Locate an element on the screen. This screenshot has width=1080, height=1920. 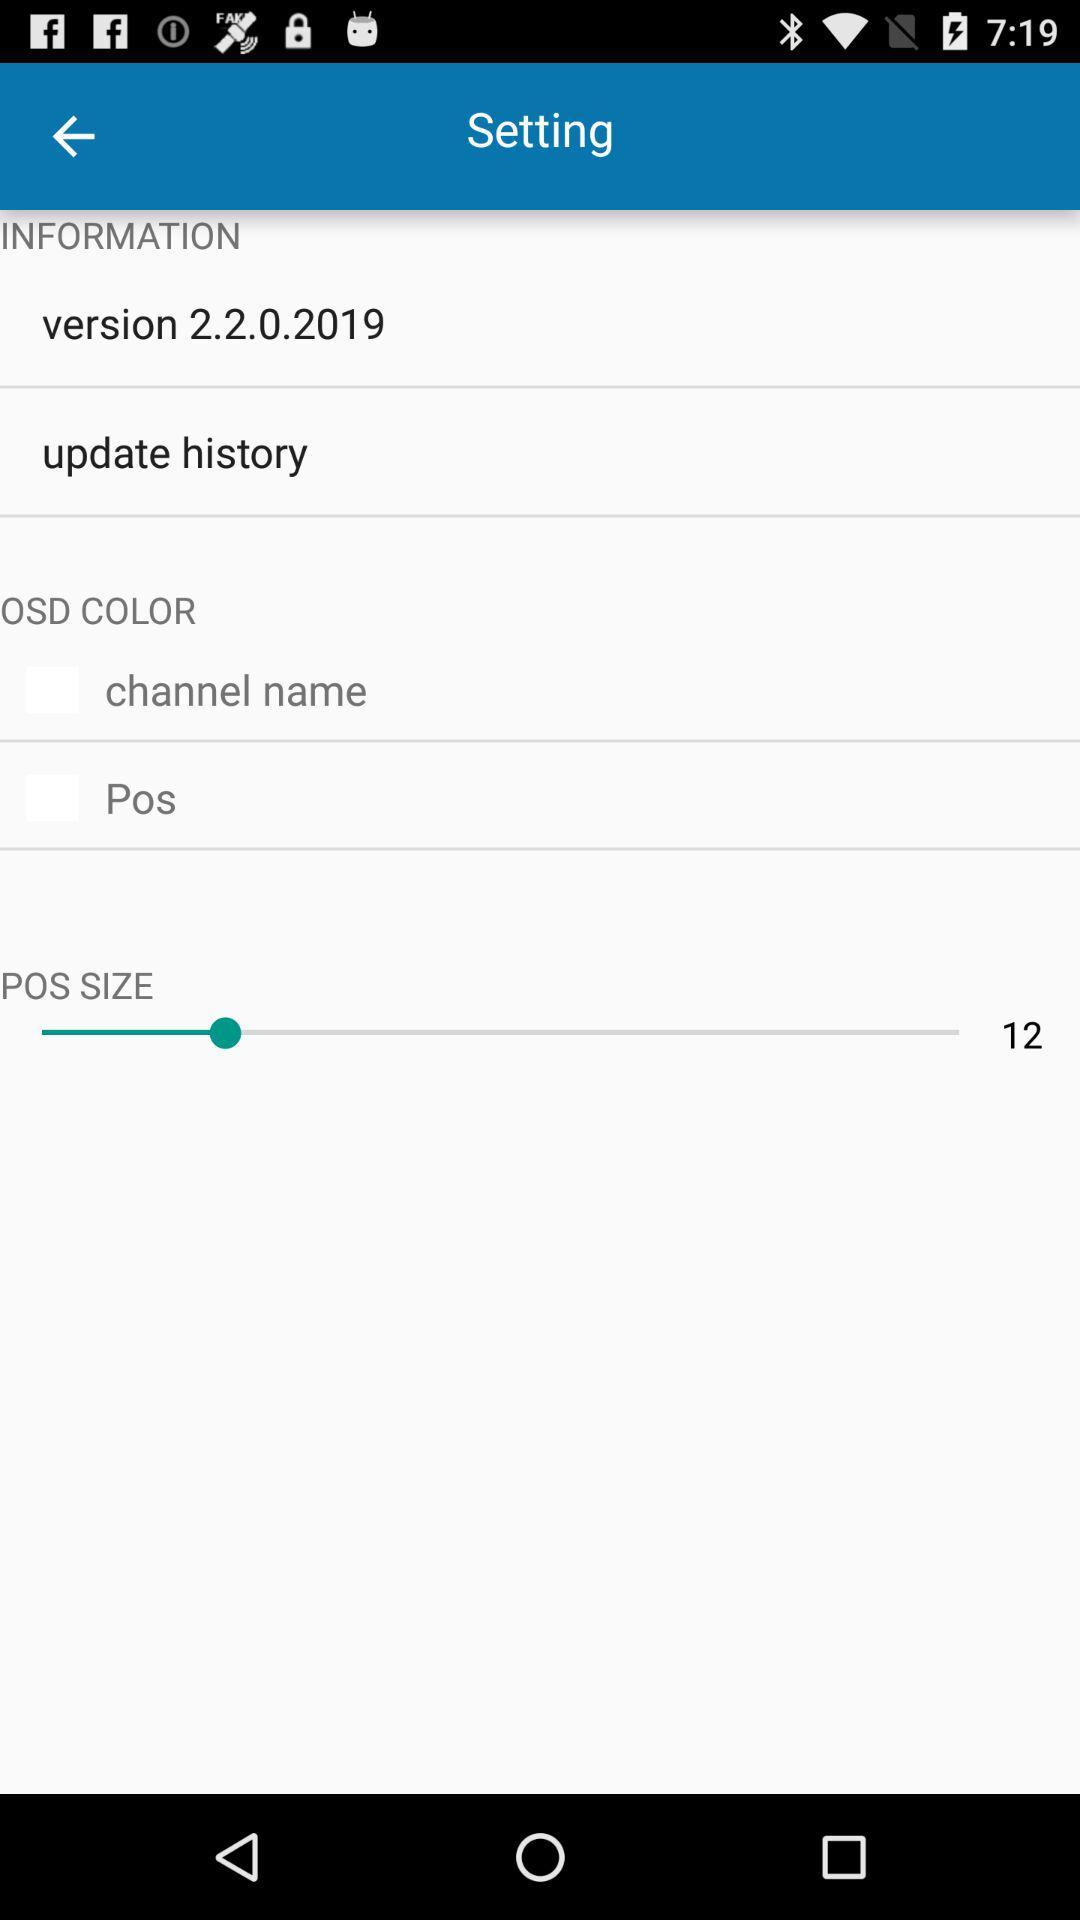
update history icon is located at coordinates (540, 450).